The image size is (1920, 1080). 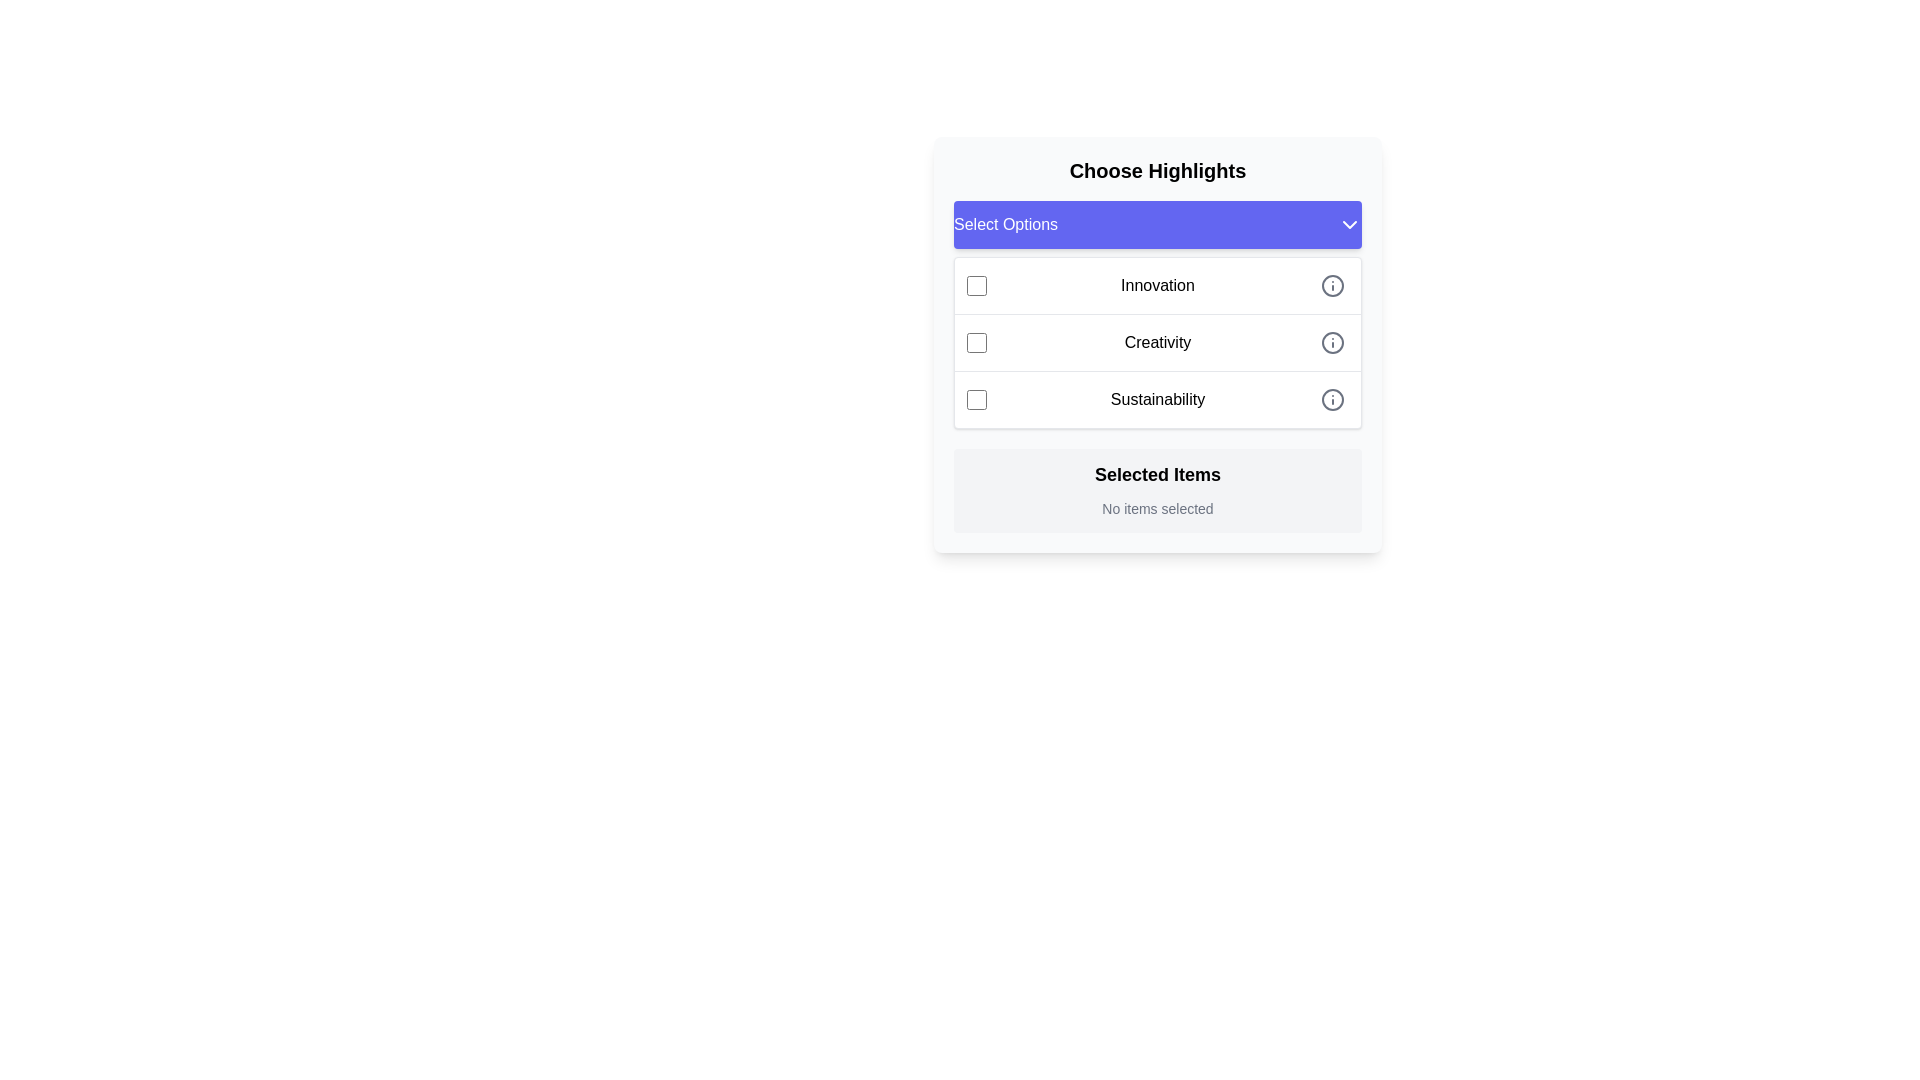 I want to click on the circular icon with a gray outer border and a dot in the center, located to the right of the text 'Innovation', so click(x=1333, y=285).